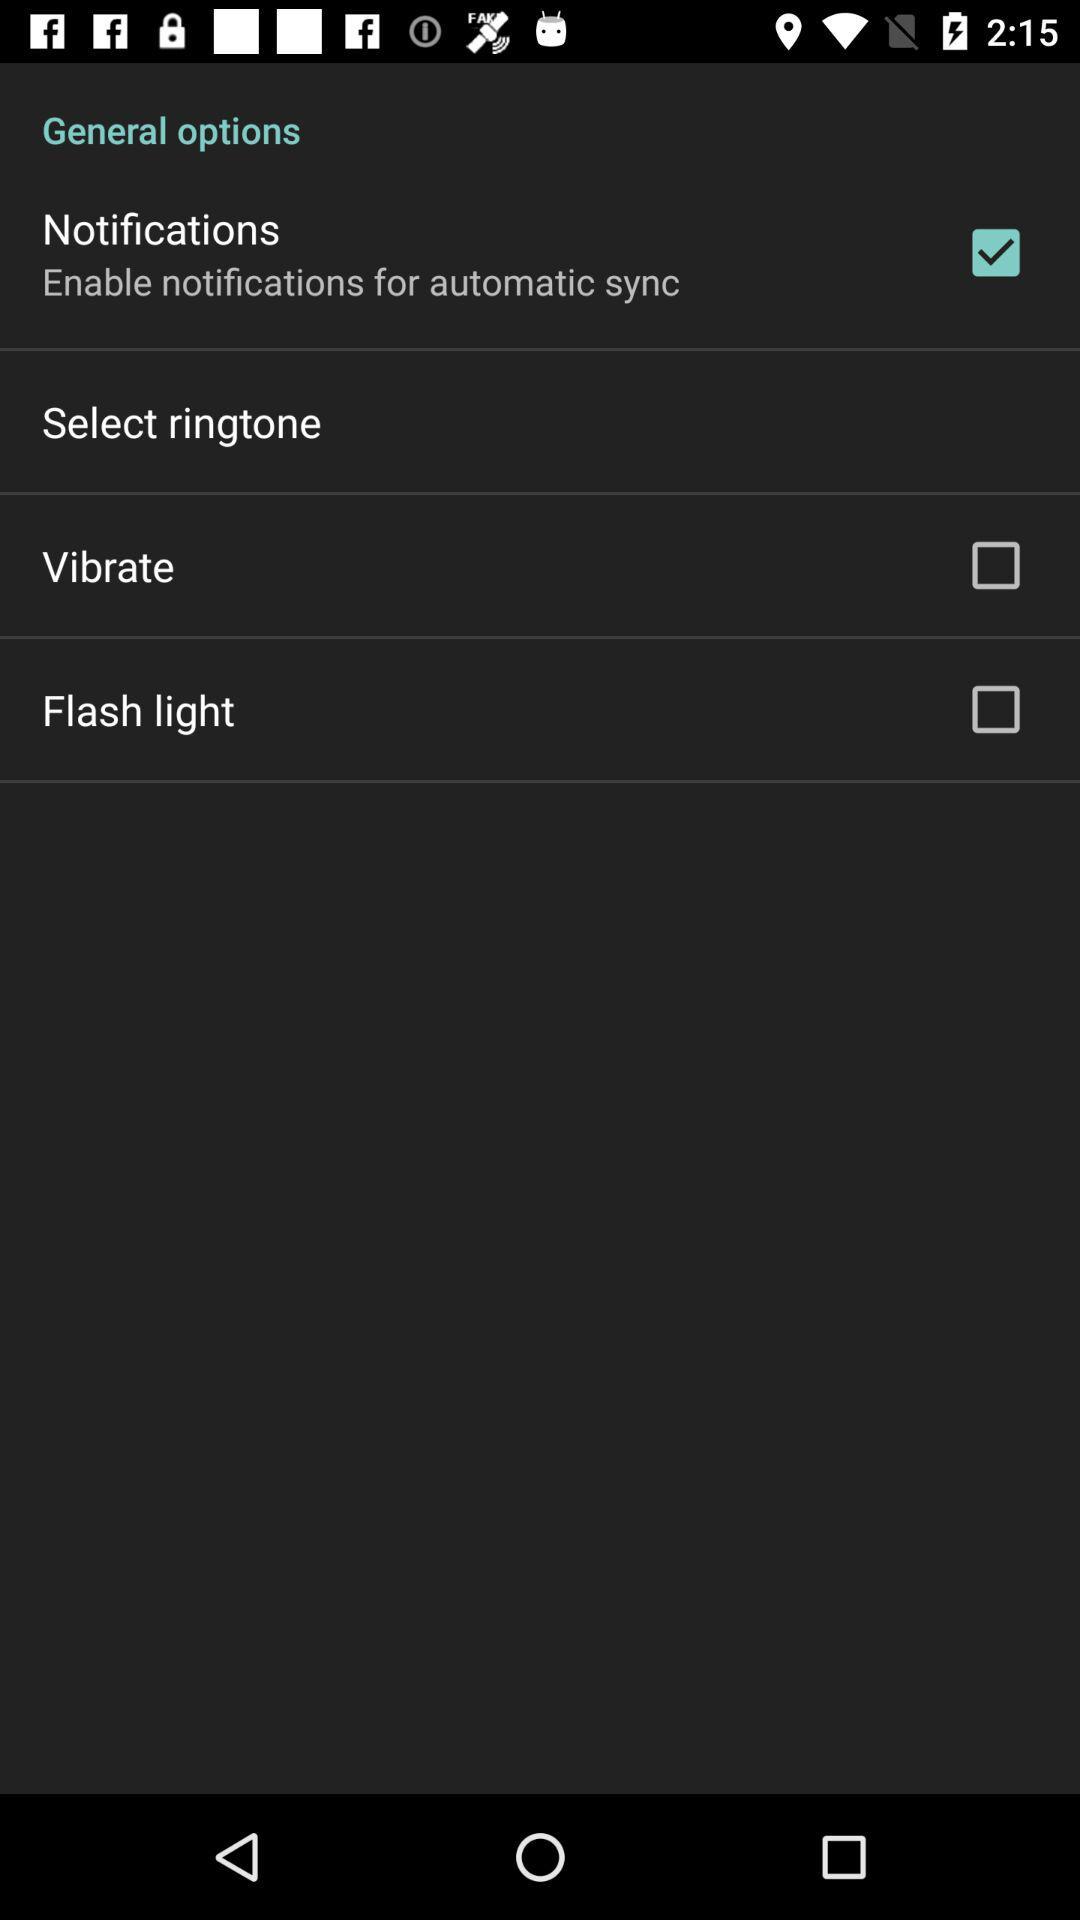 The image size is (1080, 1920). What do you see at coordinates (361, 280) in the screenshot?
I see `enable notifications for item` at bounding box center [361, 280].